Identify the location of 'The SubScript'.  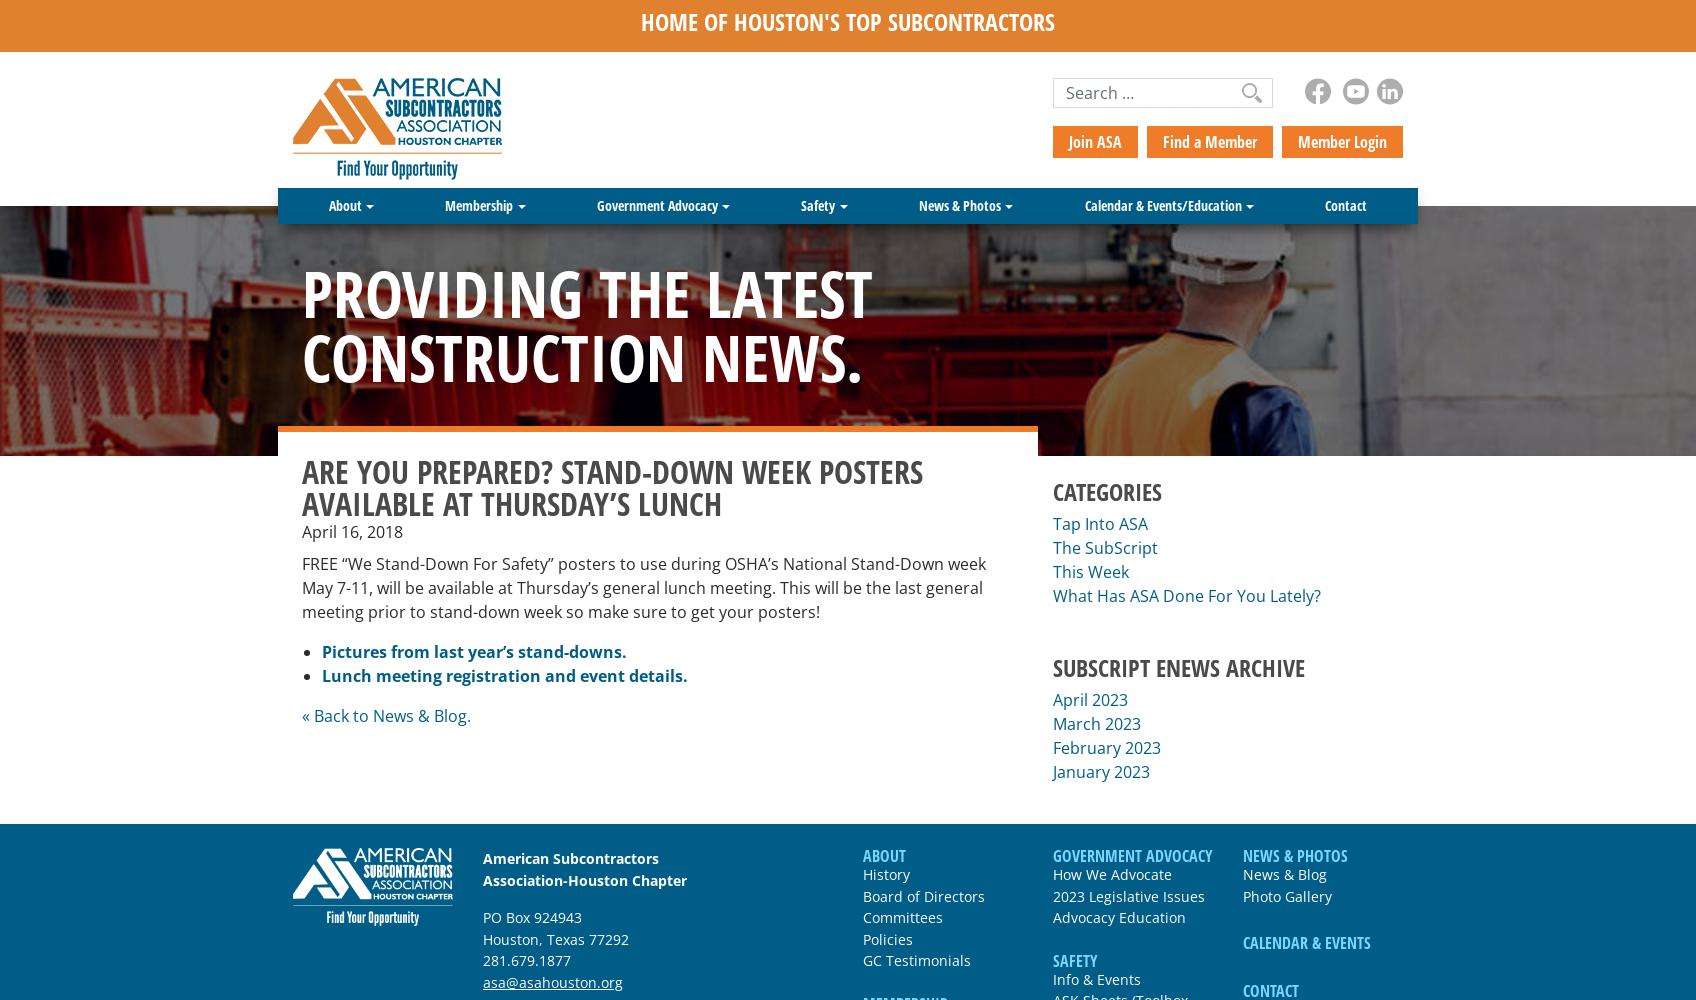
(1053, 547).